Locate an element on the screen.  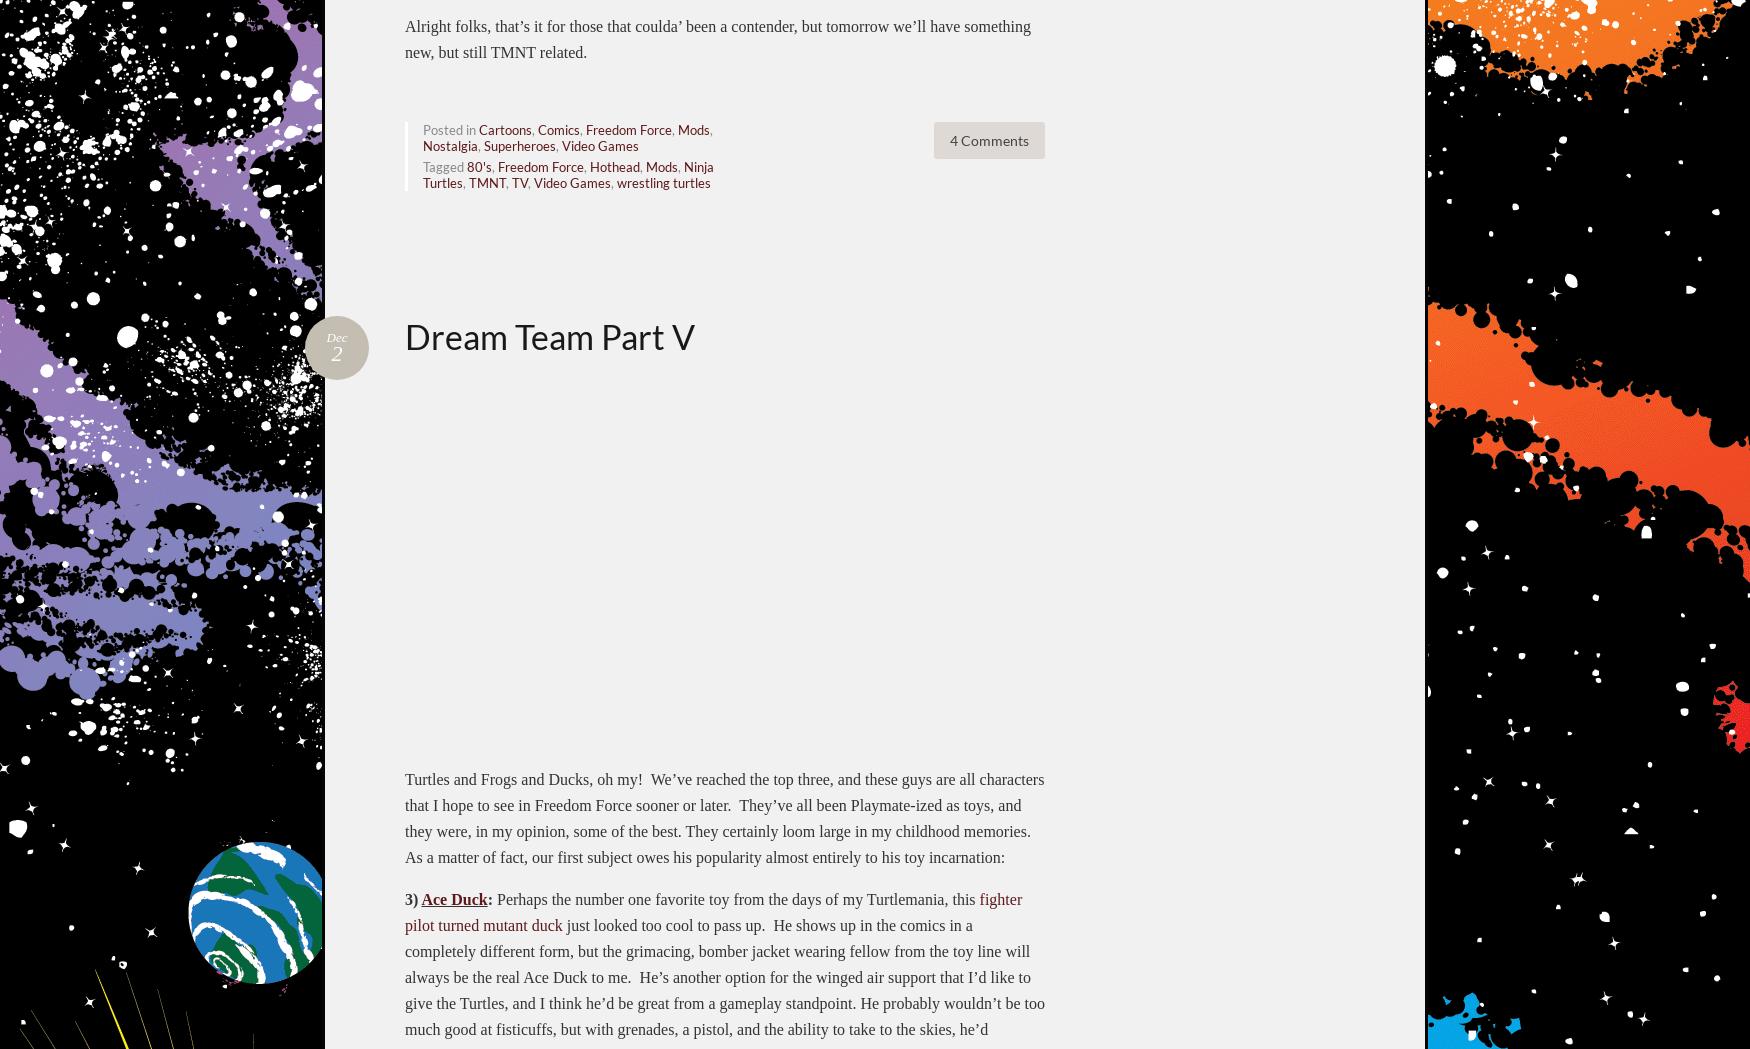
':' is located at coordinates (487, 897).